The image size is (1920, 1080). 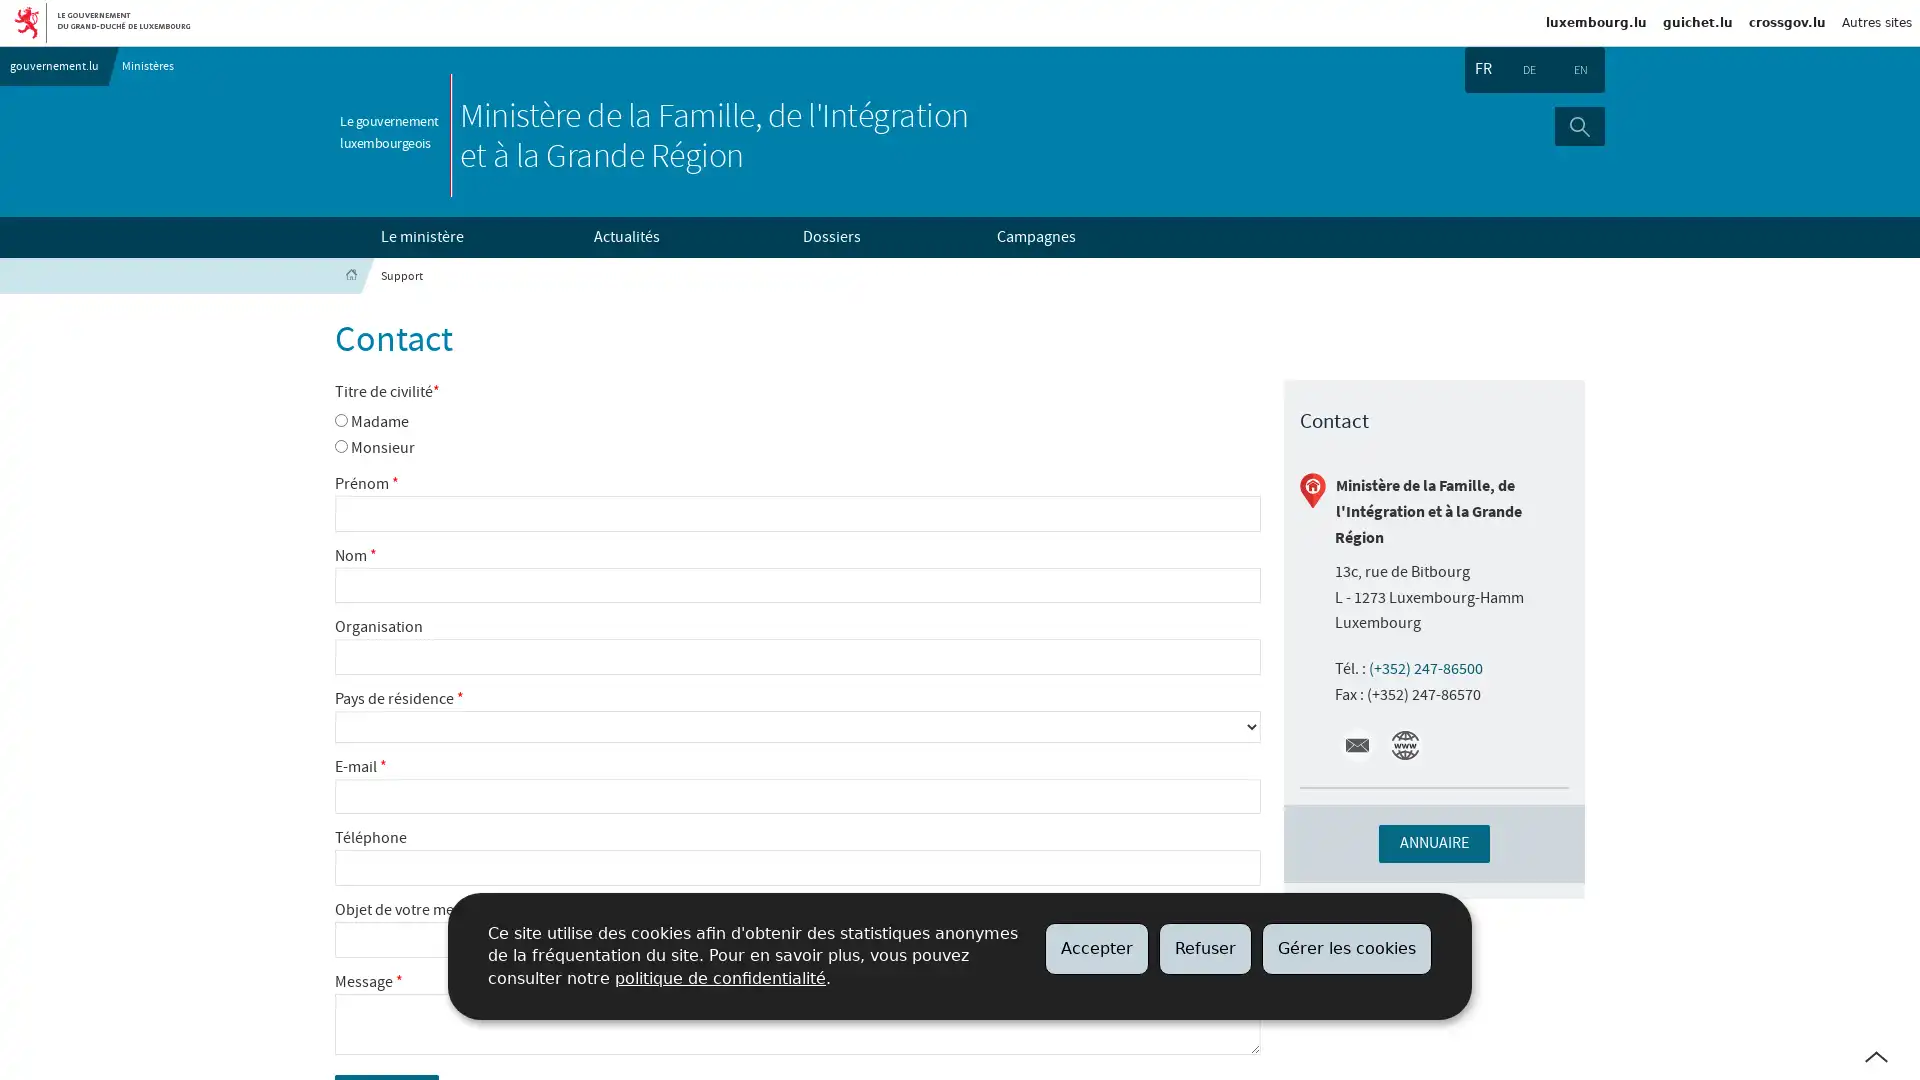 What do you see at coordinates (1096, 947) in the screenshot?
I see `Accepter` at bounding box center [1096, 947].